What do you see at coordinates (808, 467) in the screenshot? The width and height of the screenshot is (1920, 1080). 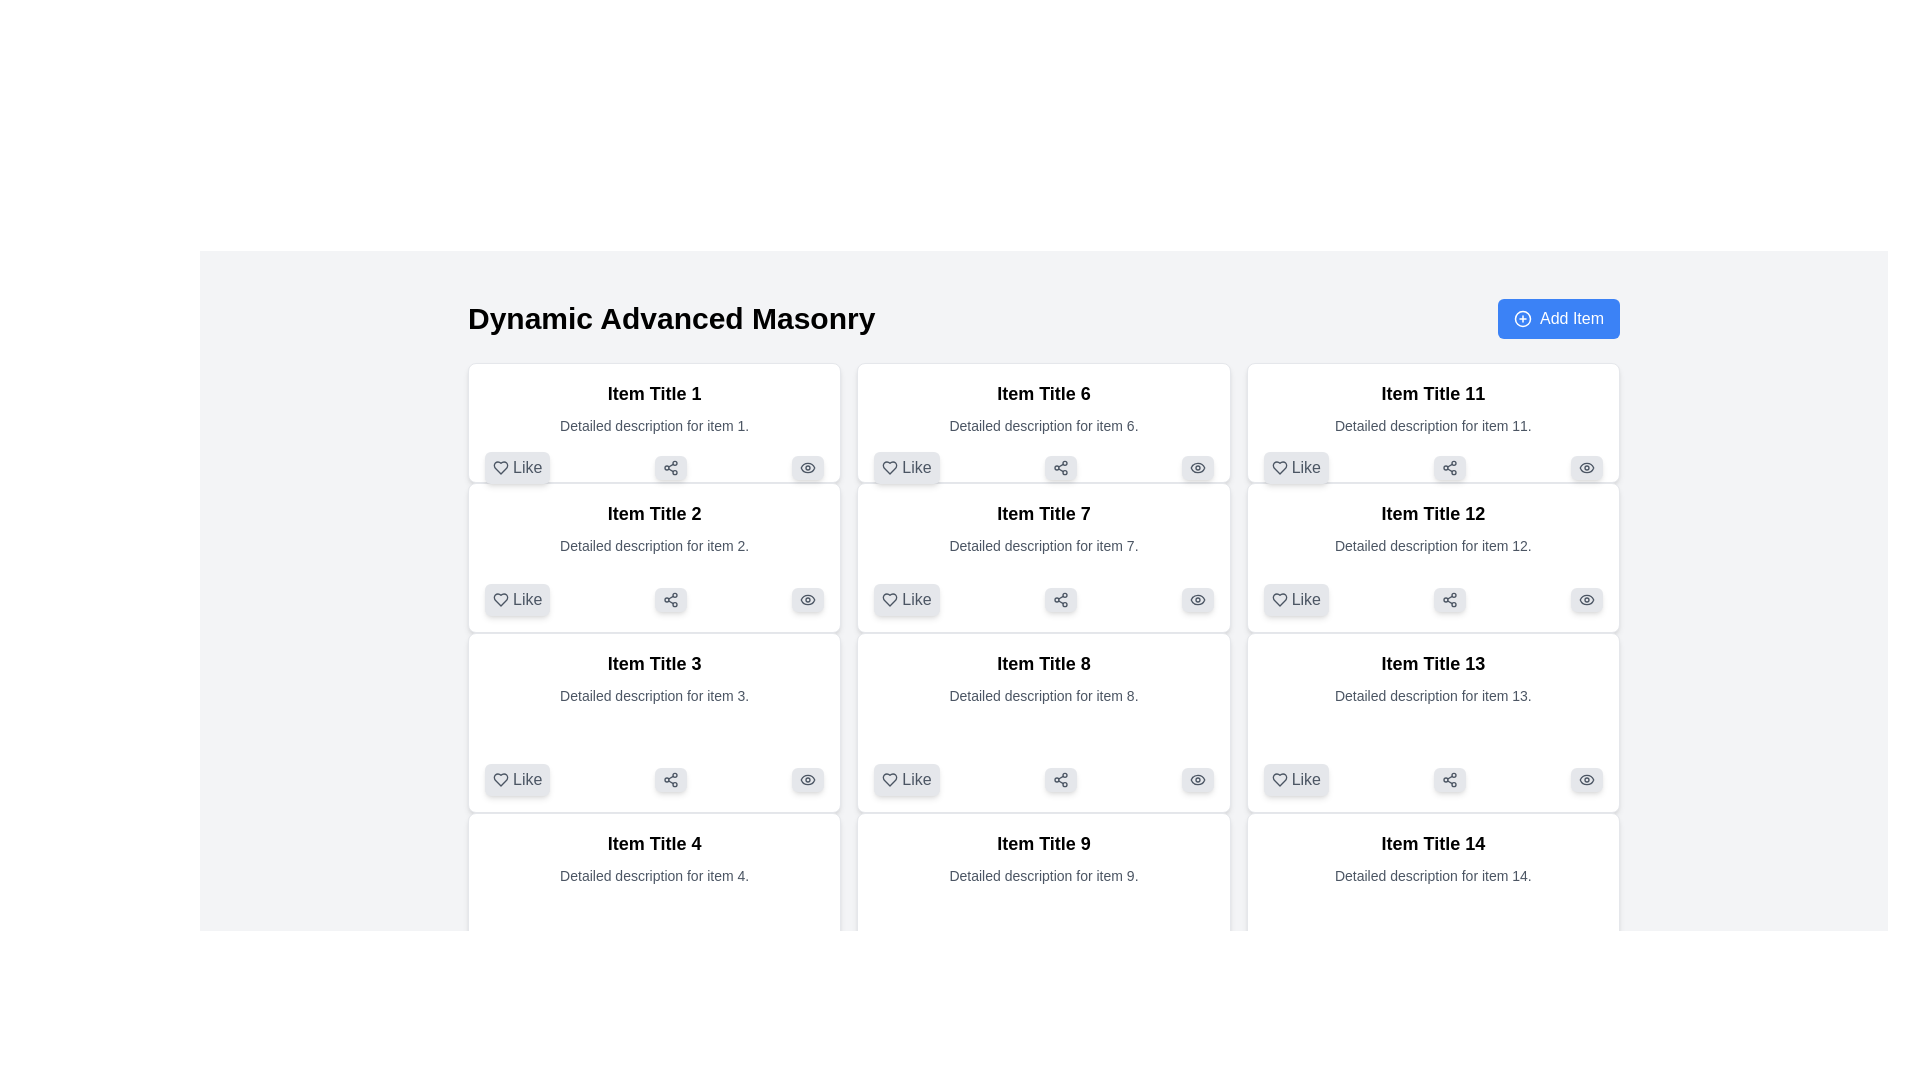 I see `the button styled with a light gray background and a dark gray eye-shaped icon` at bounding box center [808, 467].